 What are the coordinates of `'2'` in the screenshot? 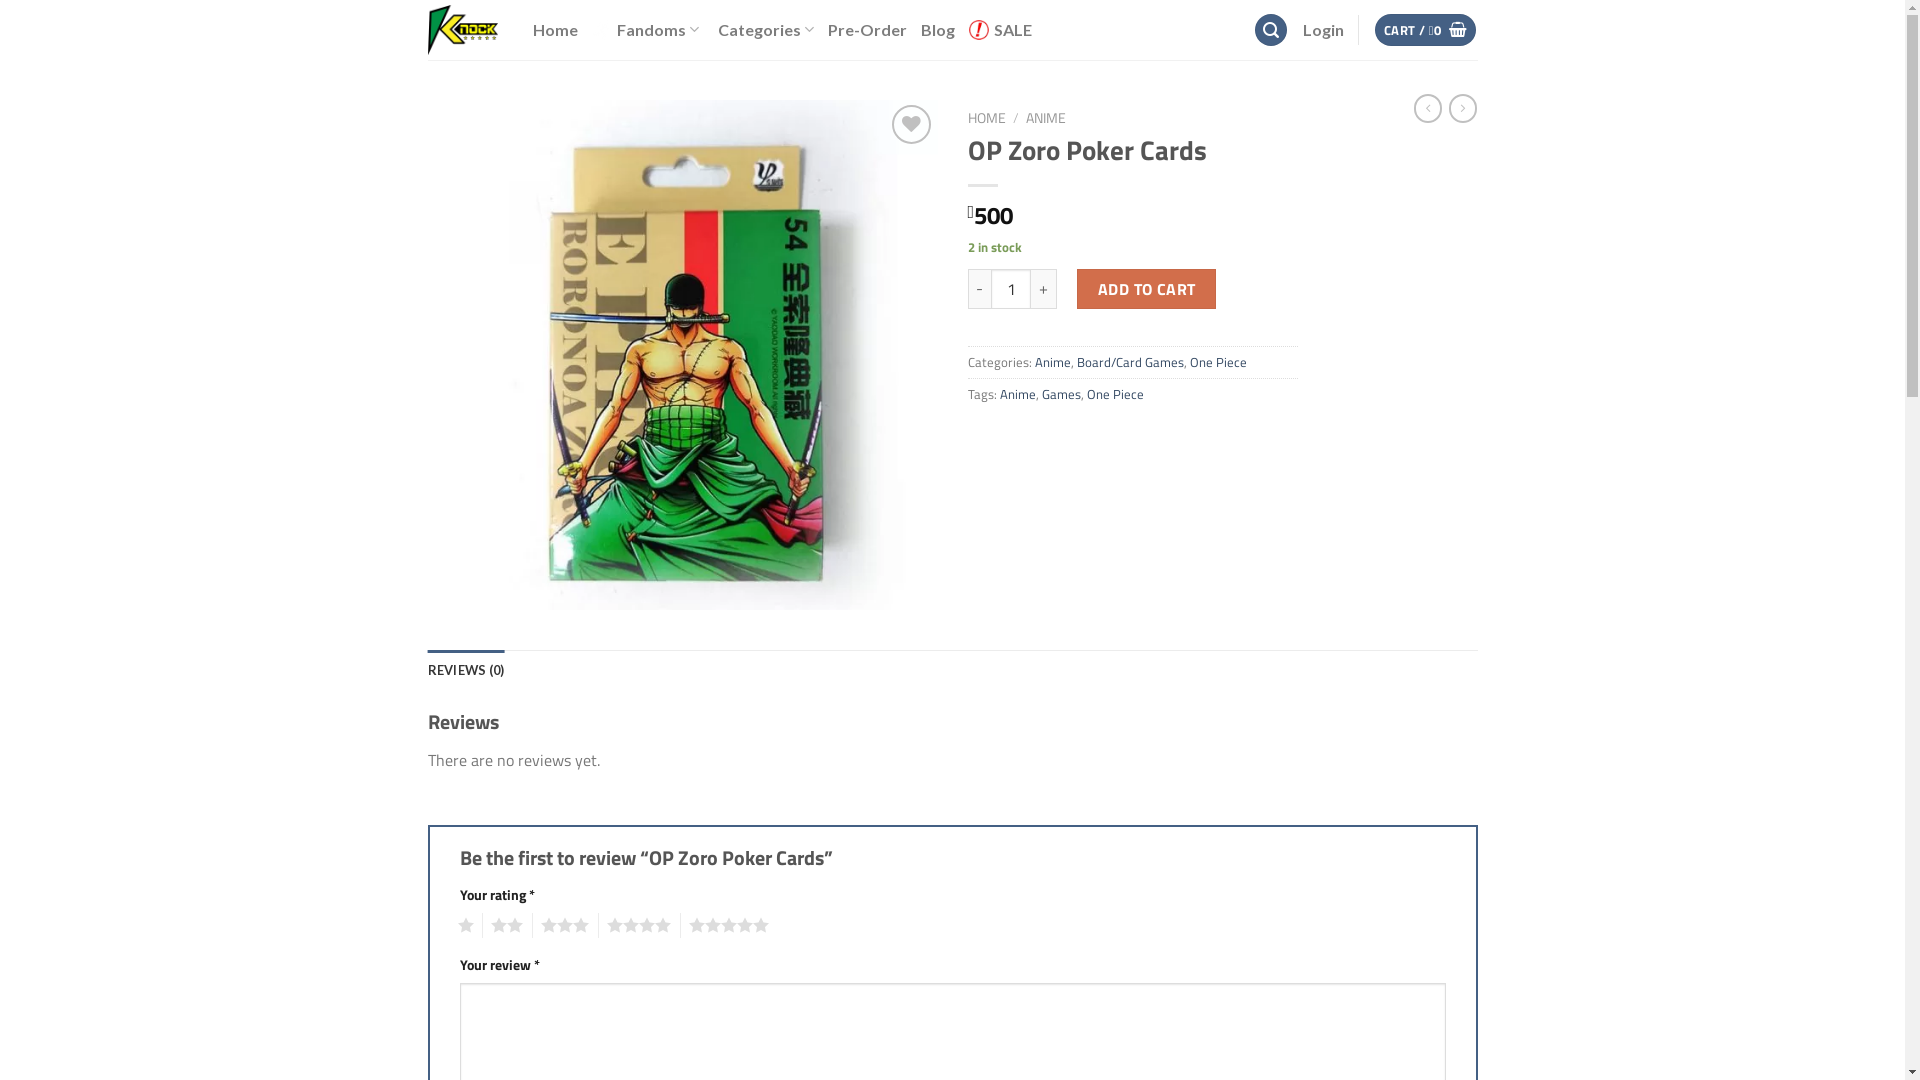 It's located at (481, 925).